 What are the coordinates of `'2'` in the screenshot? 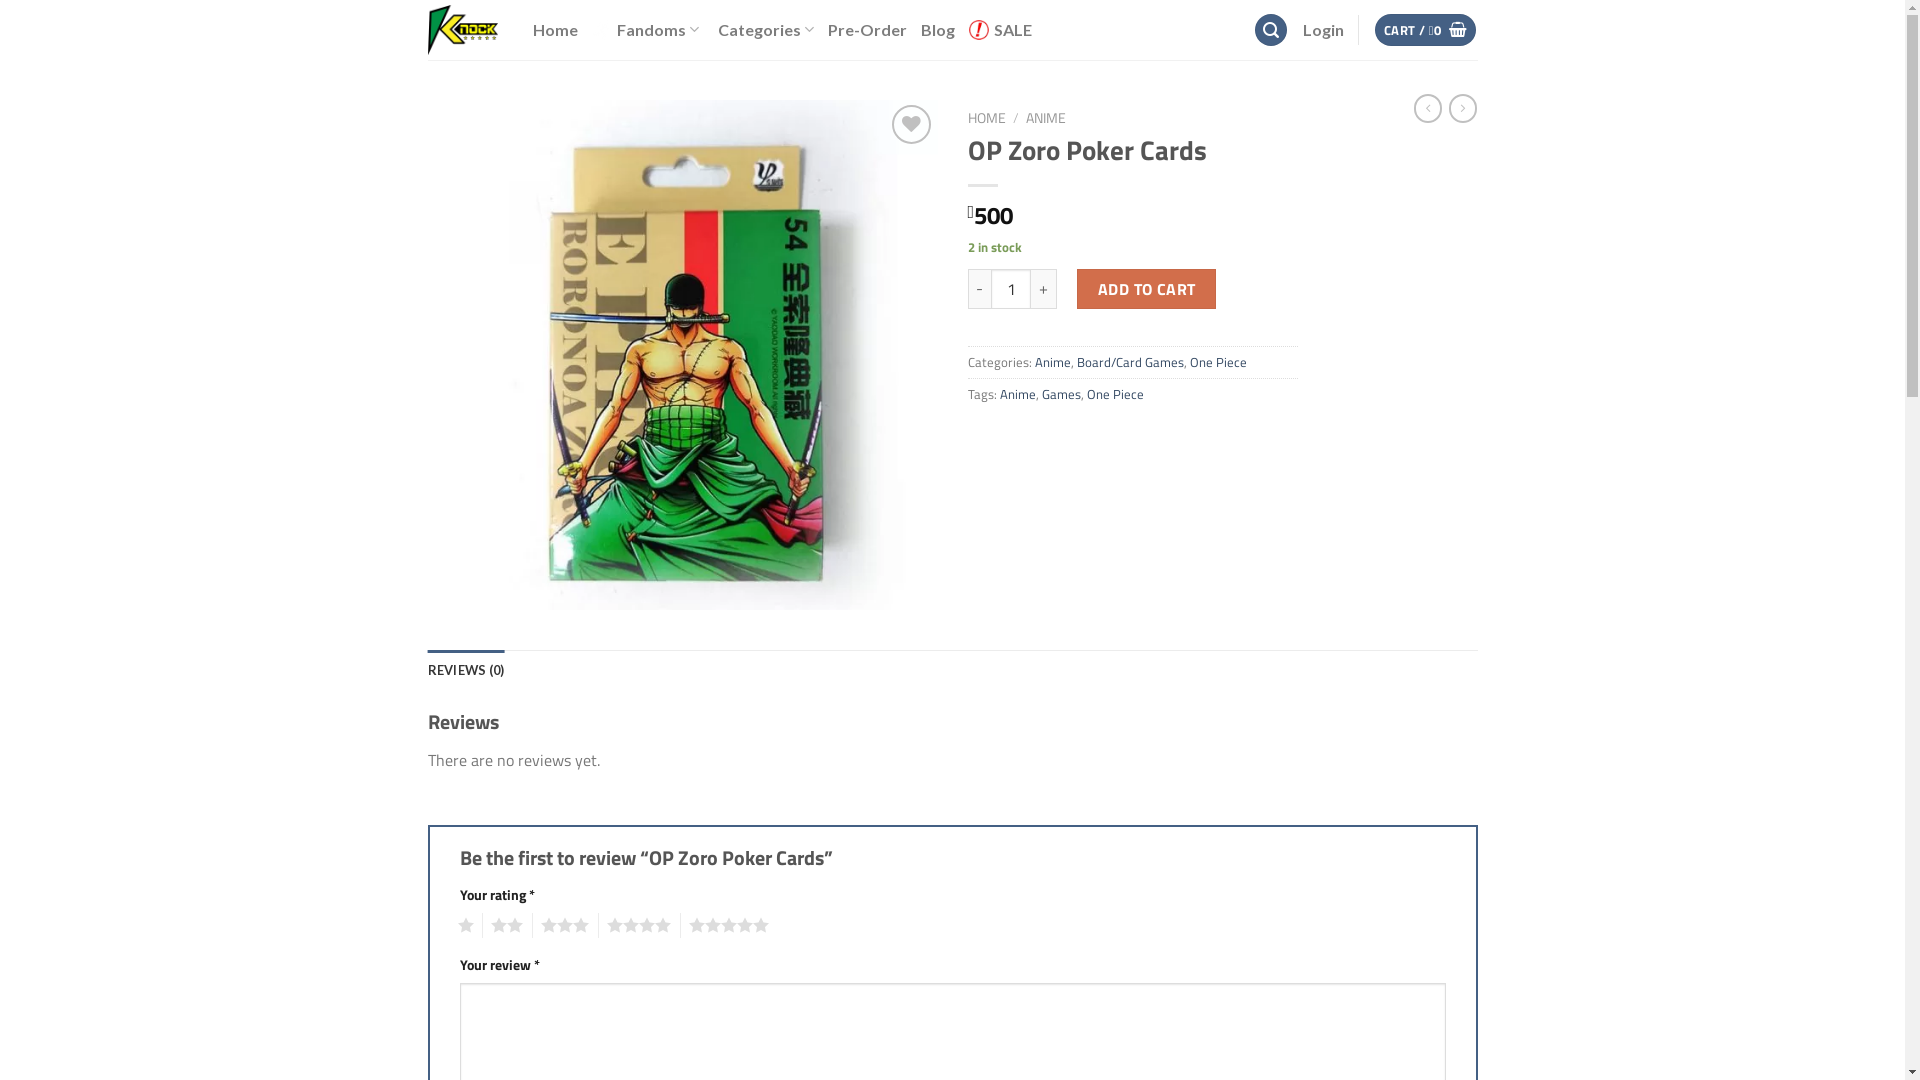 It's located at (481, 925).